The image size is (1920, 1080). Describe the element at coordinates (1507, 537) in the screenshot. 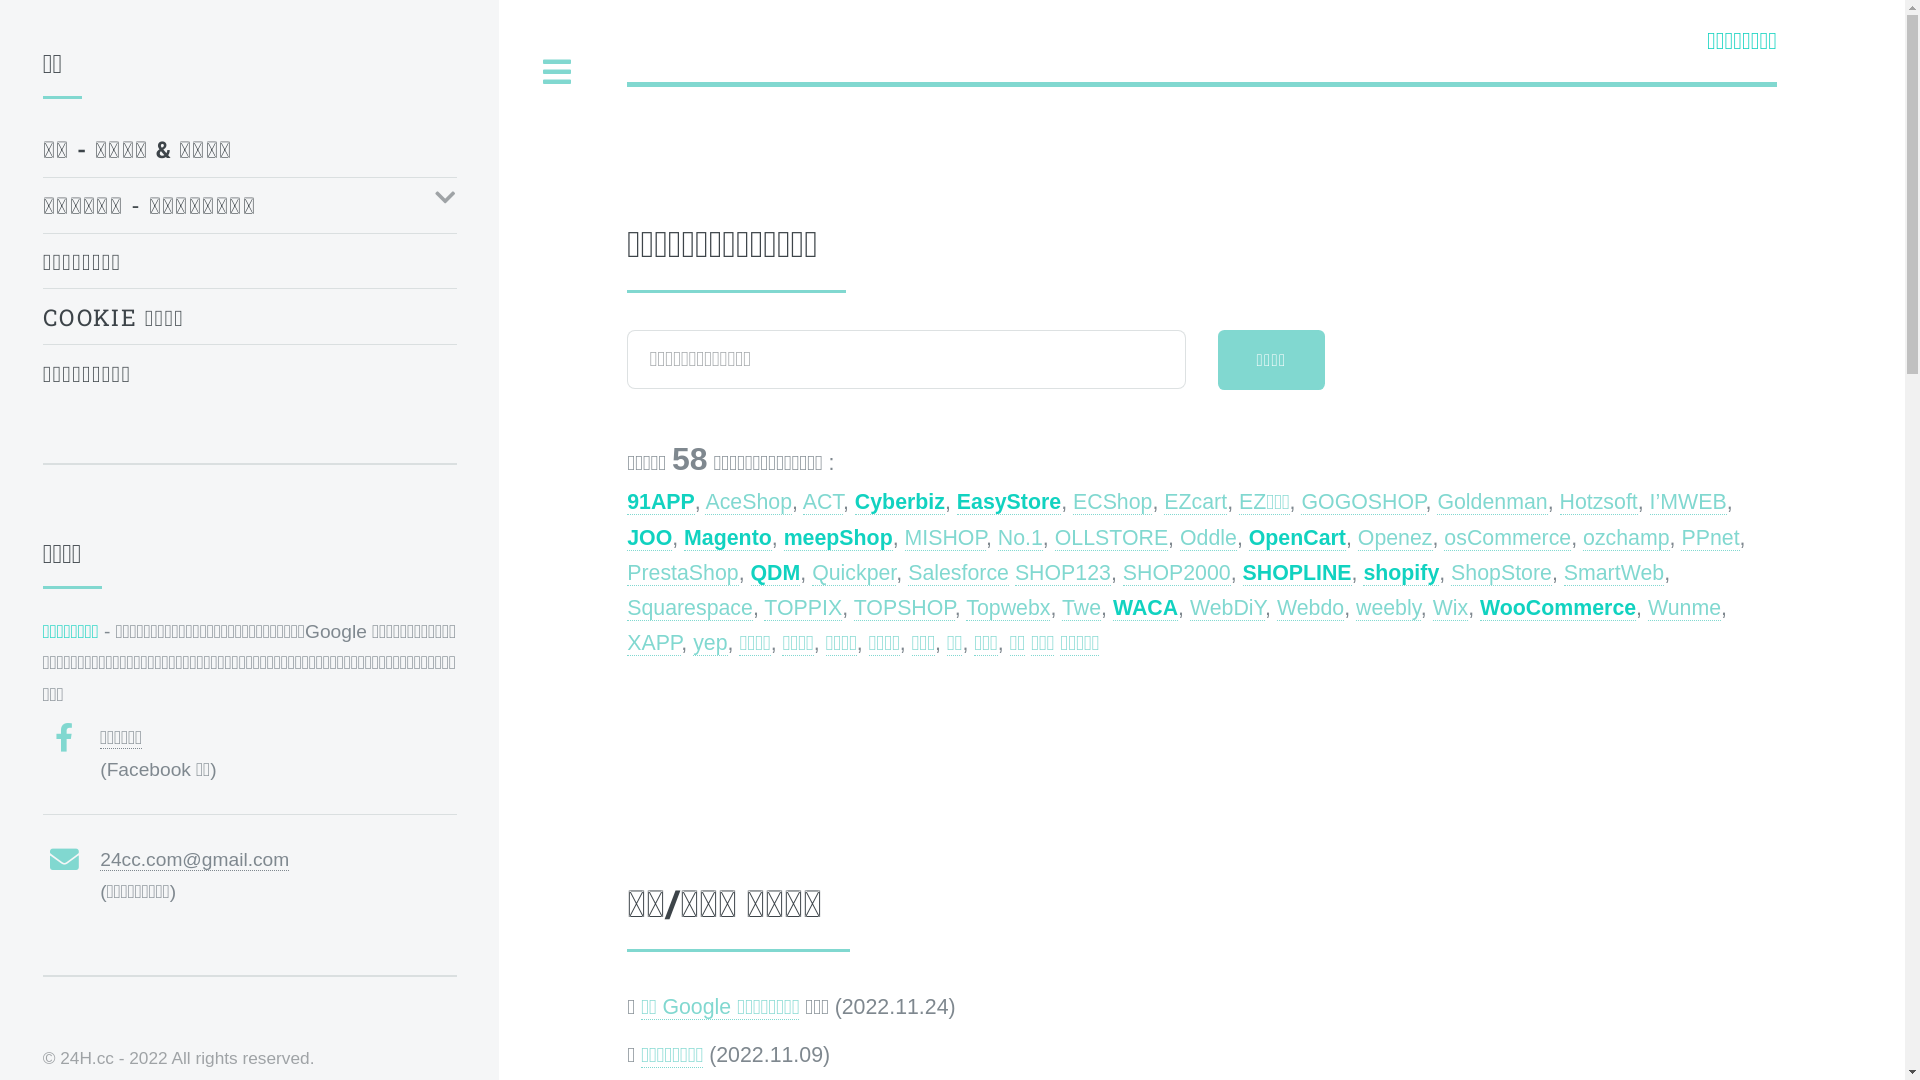

I see `'osCommerce'` at that location.